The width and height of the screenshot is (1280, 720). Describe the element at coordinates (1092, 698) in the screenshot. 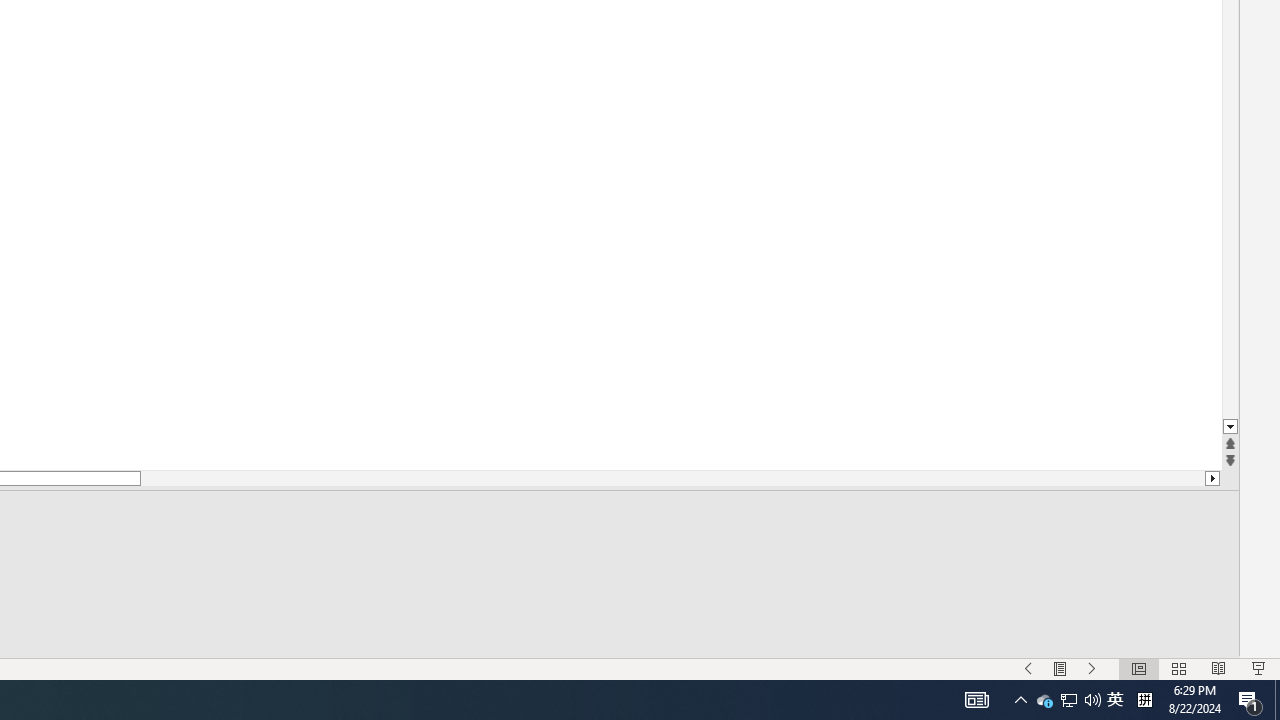

I see `'Q2790: 100%'` at that location.